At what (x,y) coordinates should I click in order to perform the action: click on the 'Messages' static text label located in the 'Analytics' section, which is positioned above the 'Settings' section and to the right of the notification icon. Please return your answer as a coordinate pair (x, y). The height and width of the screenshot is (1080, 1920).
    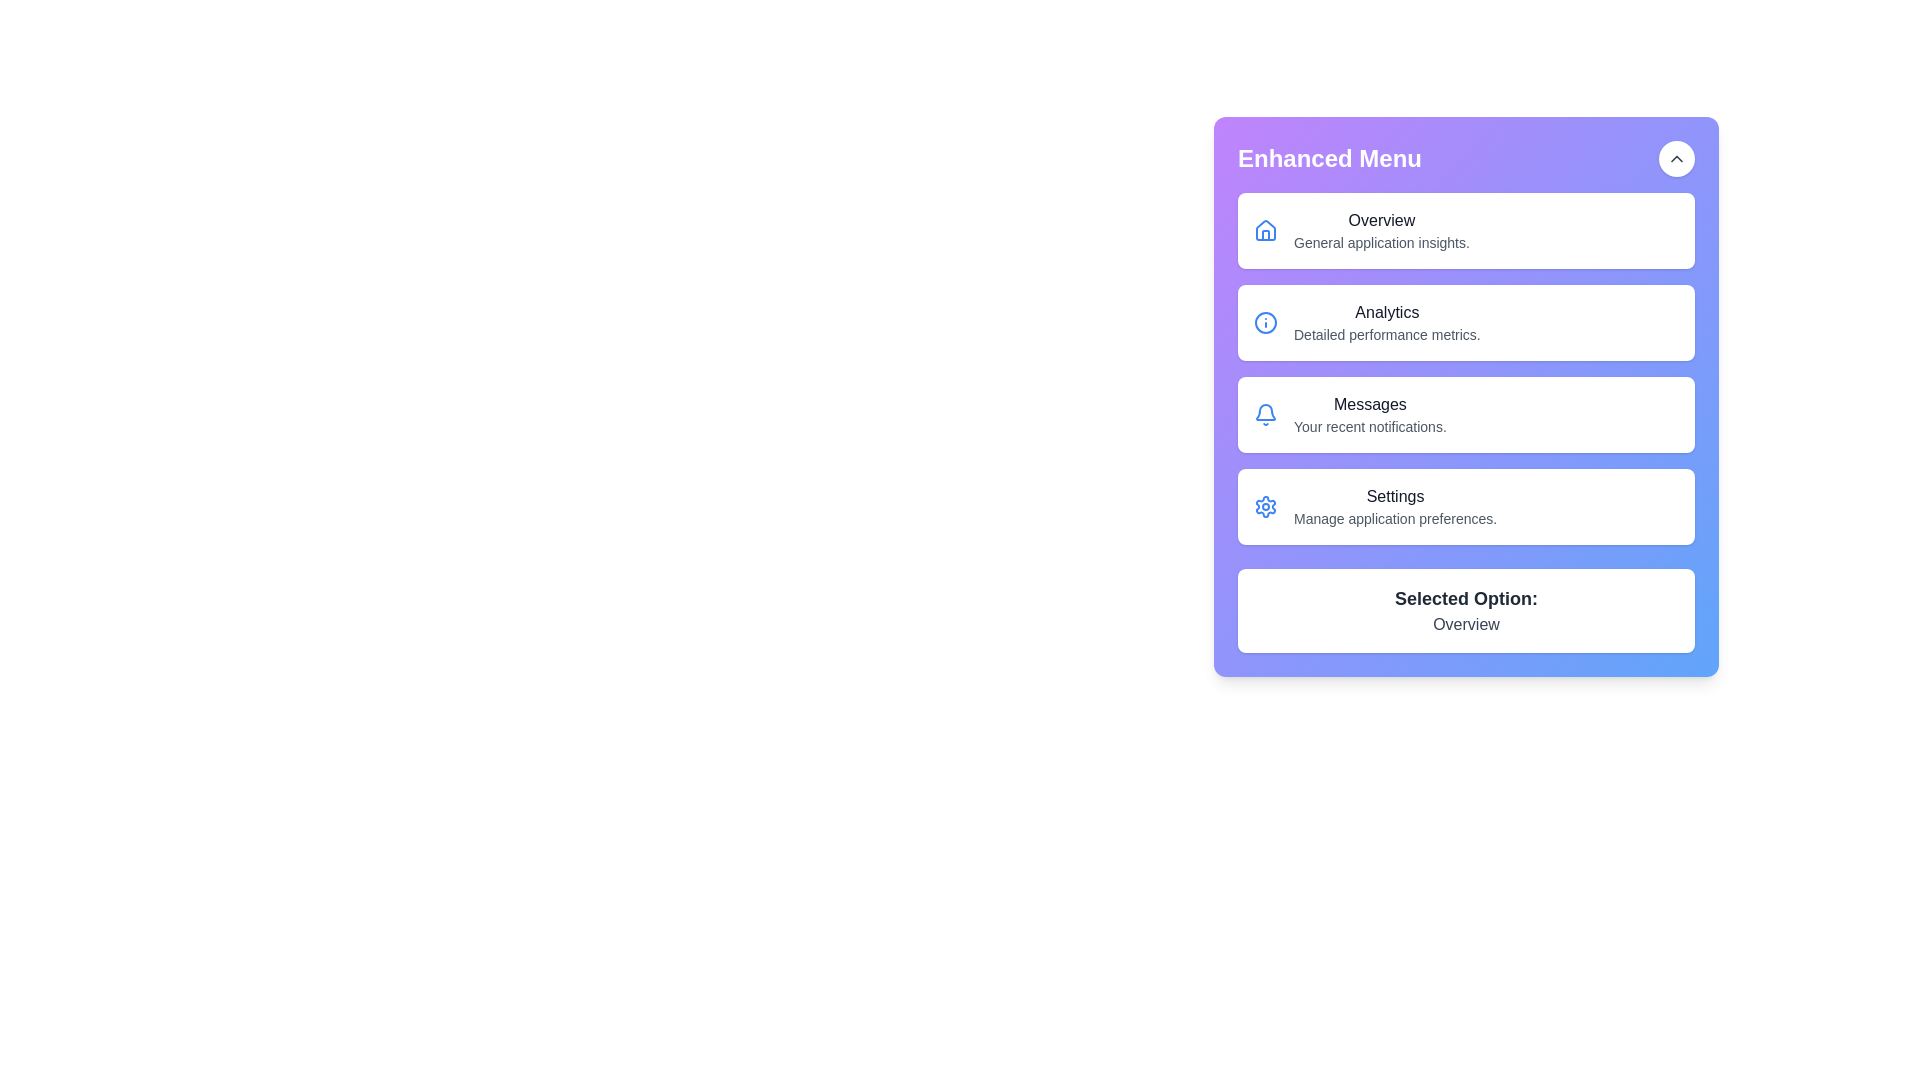
    Looking at the image, I should click on (1369, 405).